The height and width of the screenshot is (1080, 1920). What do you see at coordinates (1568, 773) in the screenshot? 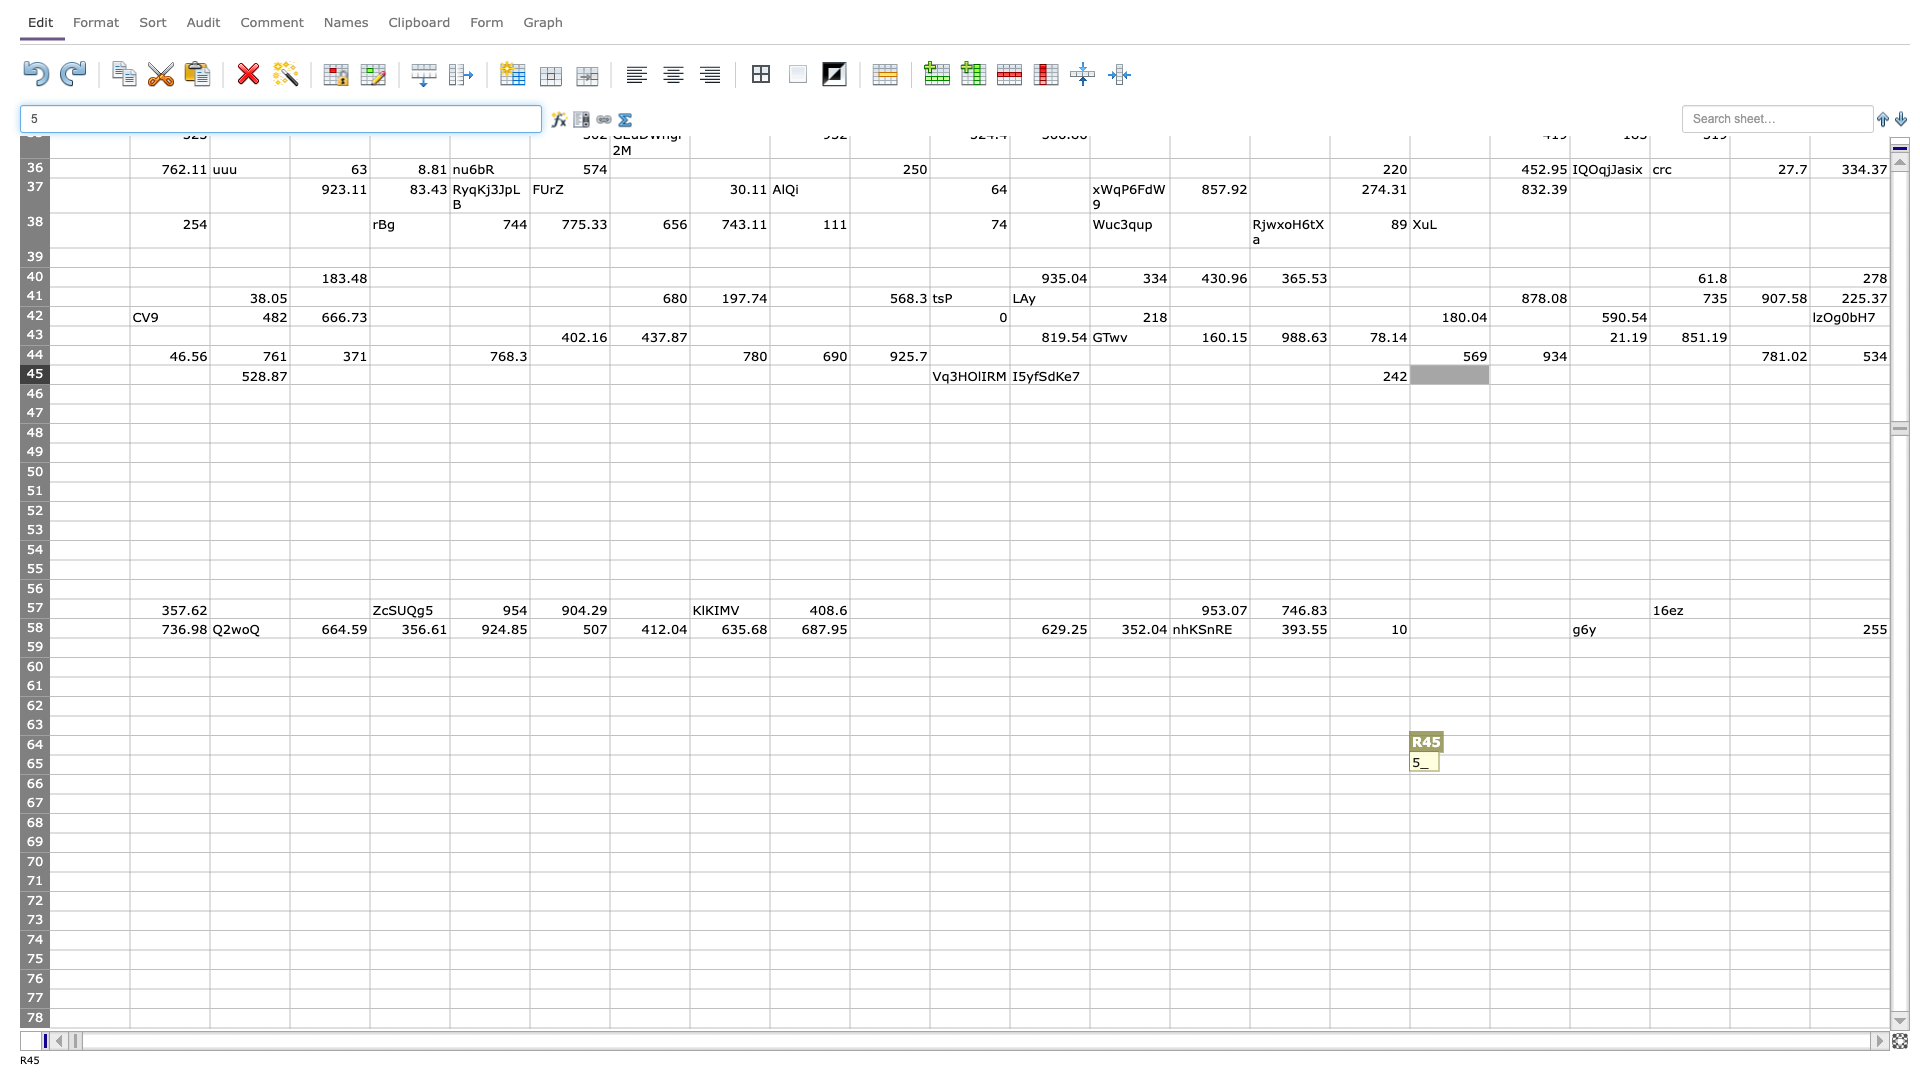
I see `fill handle of S65` at bounding box center [1568, 773].